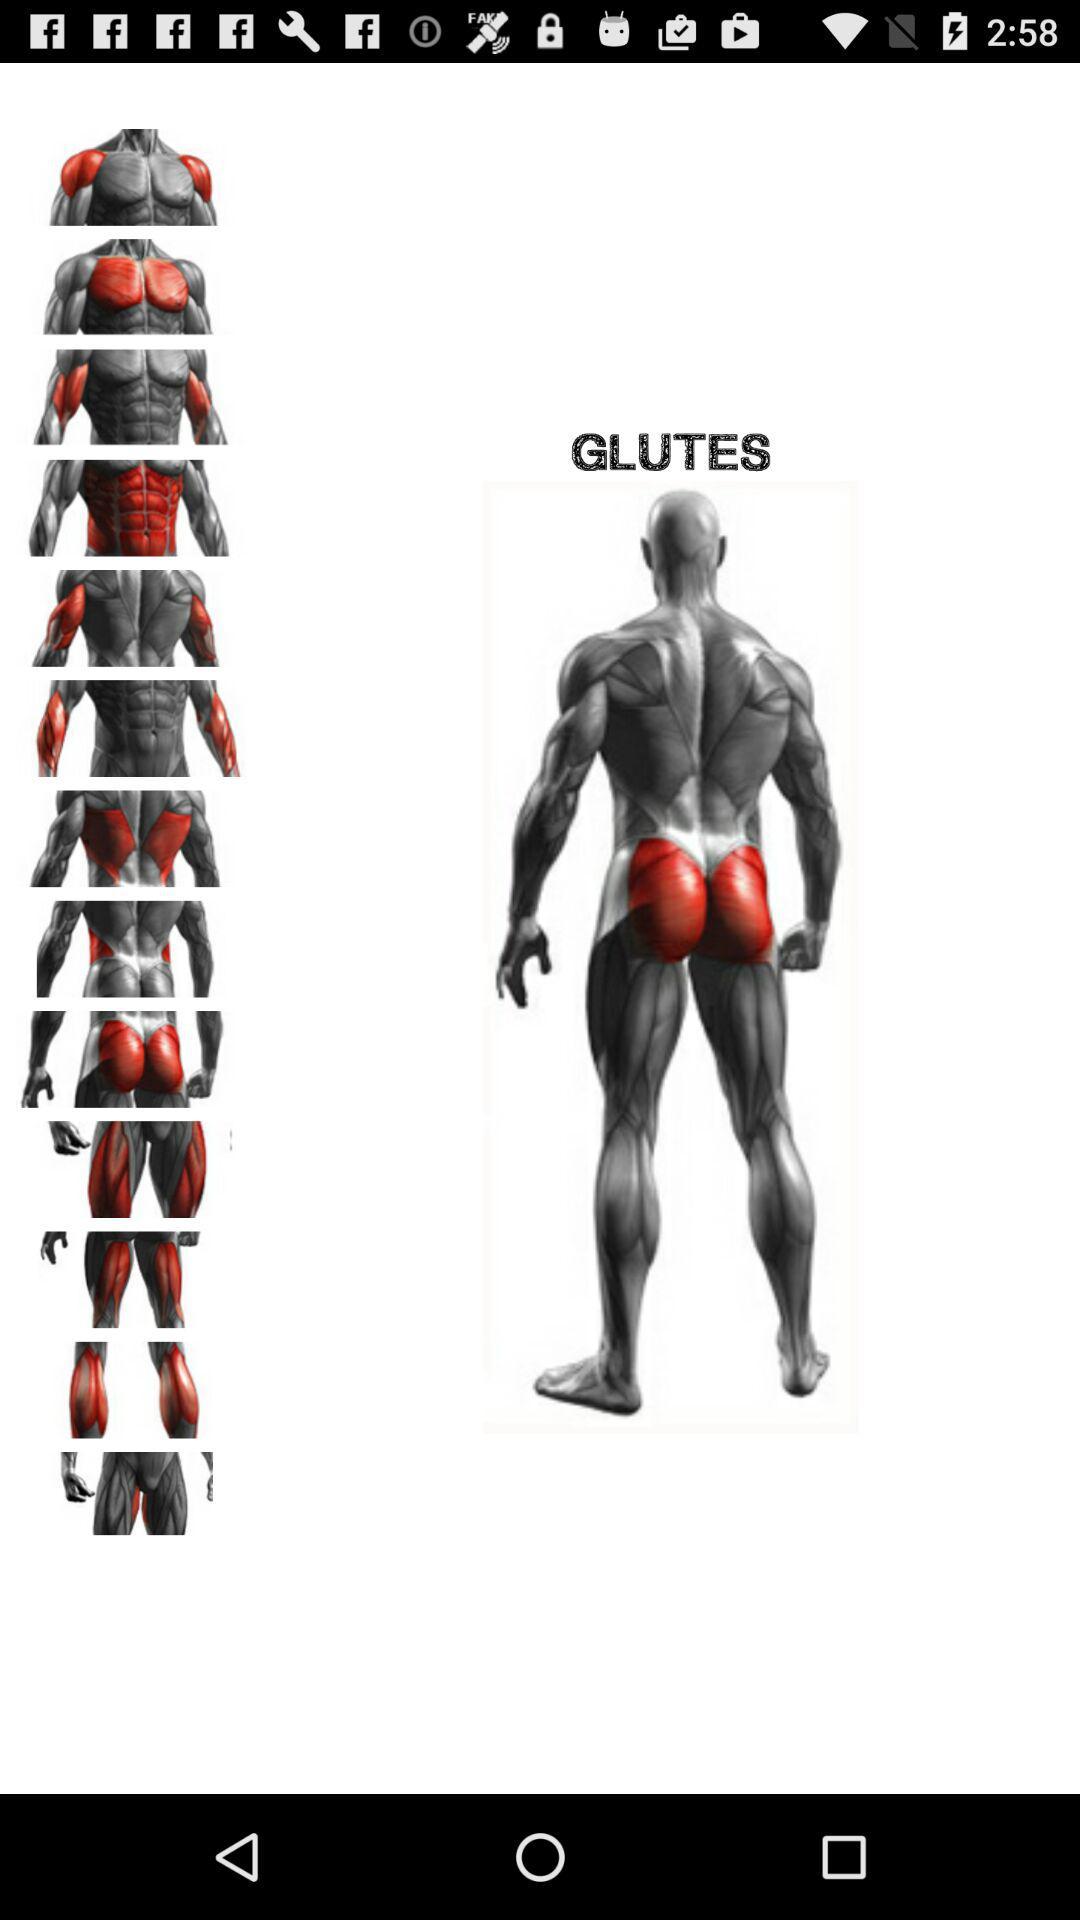 Image resolution: width=1080 pixels, height=1920 pixels. Describe the element at coordinates (131, 832) in the screenshot. I see `this muscle` at that location.